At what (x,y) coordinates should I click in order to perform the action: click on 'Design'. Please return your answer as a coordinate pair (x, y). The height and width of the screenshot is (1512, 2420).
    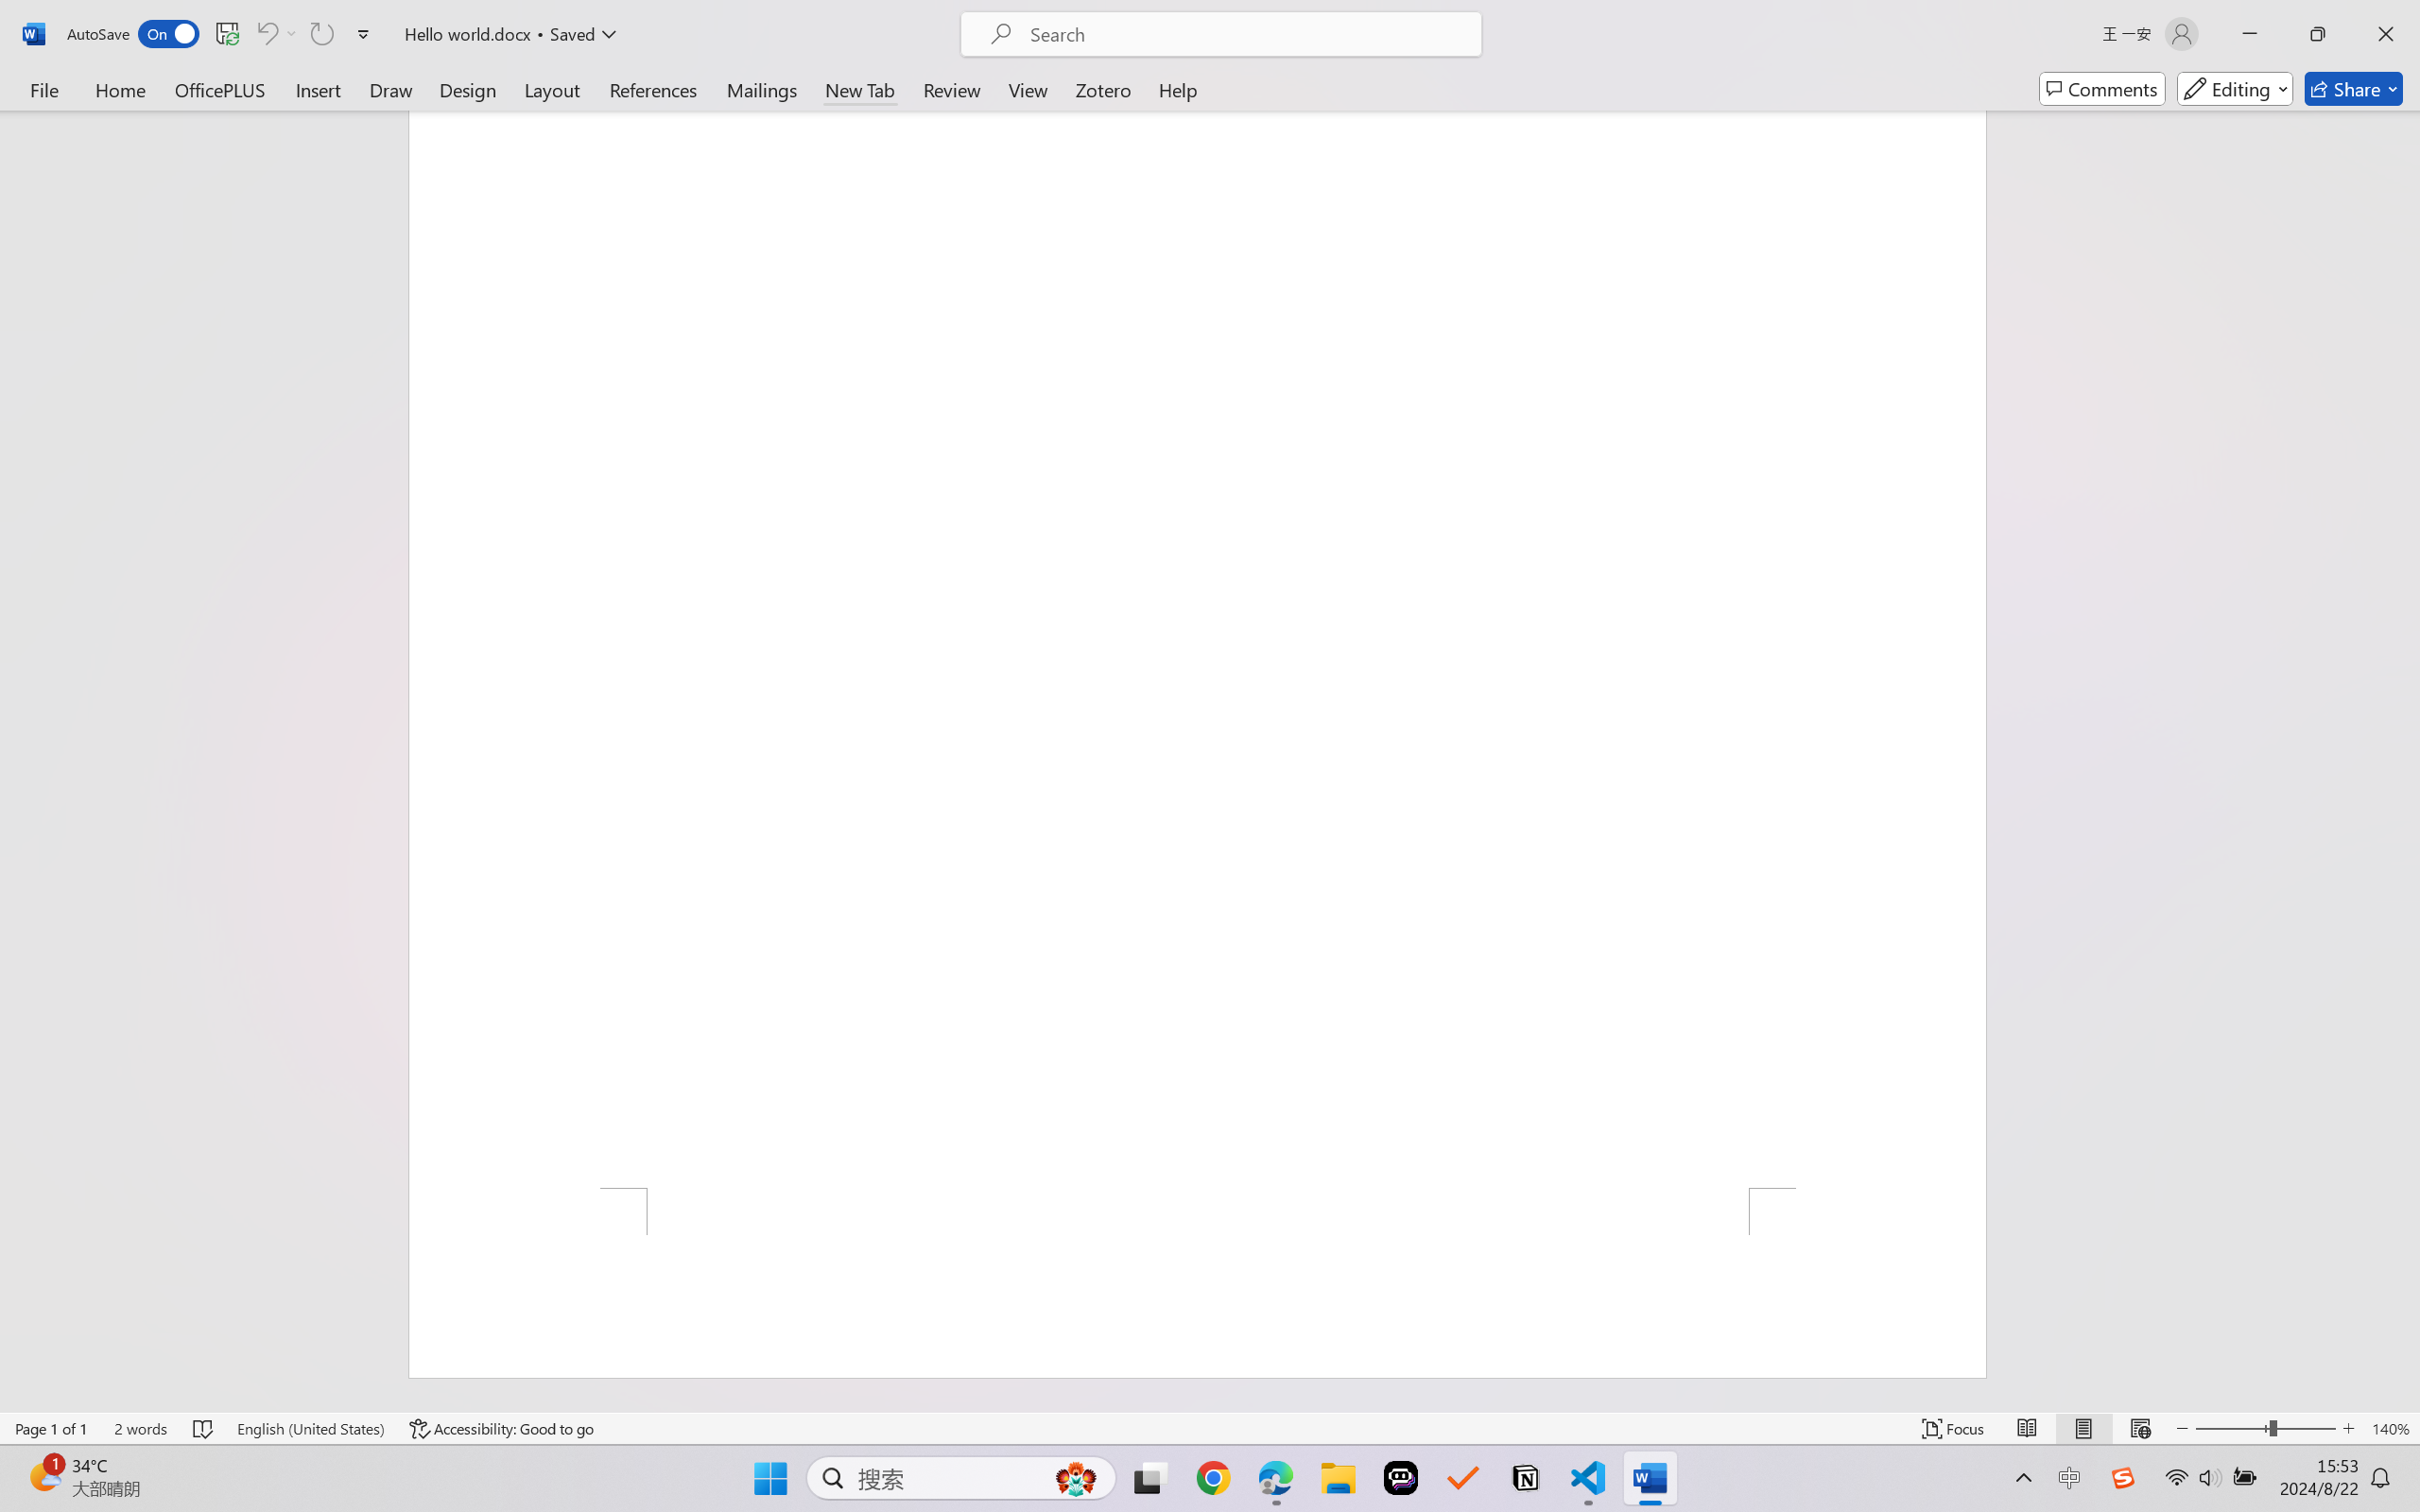
    Looking at the image, I should click on (467, 88).